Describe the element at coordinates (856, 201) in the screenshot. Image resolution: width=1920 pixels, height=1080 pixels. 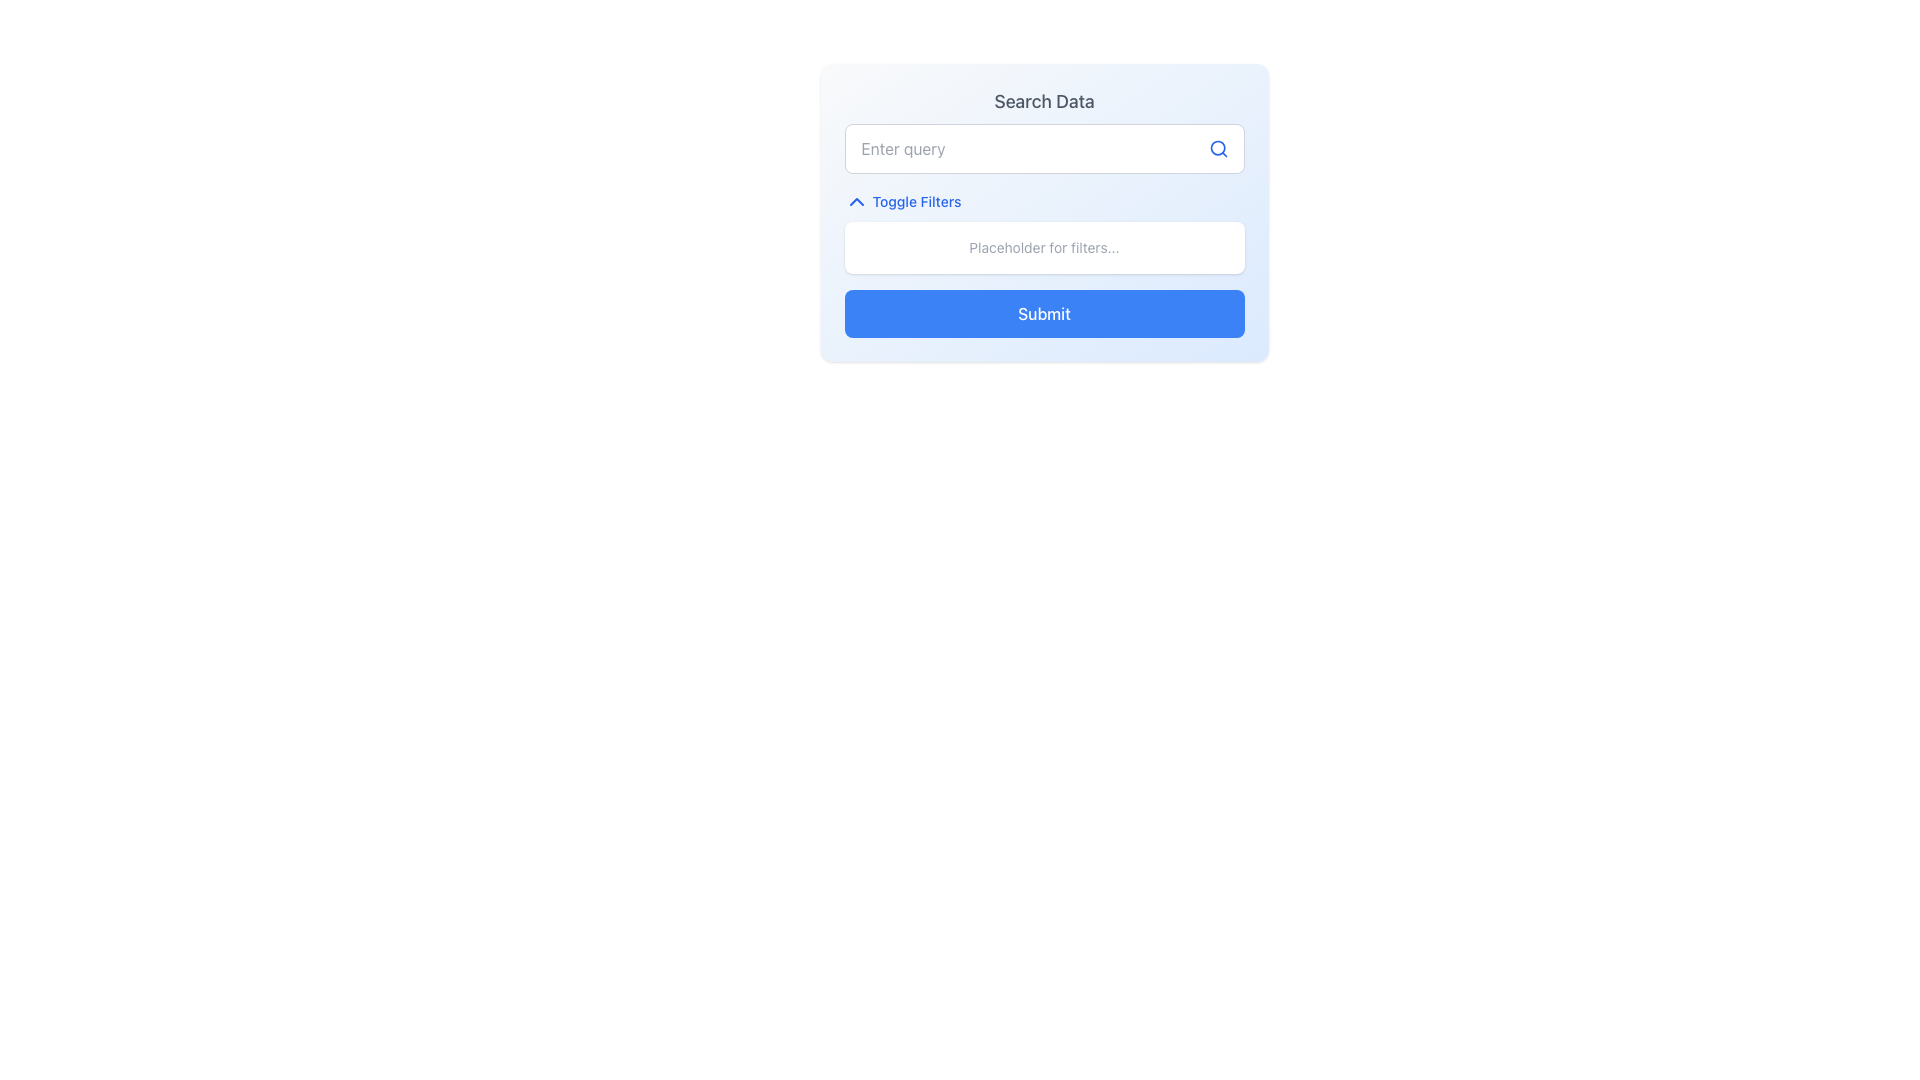
I see `the chevron icon located to the left of the 'Toggle Filters' label to trigger any hover effects` at that location.